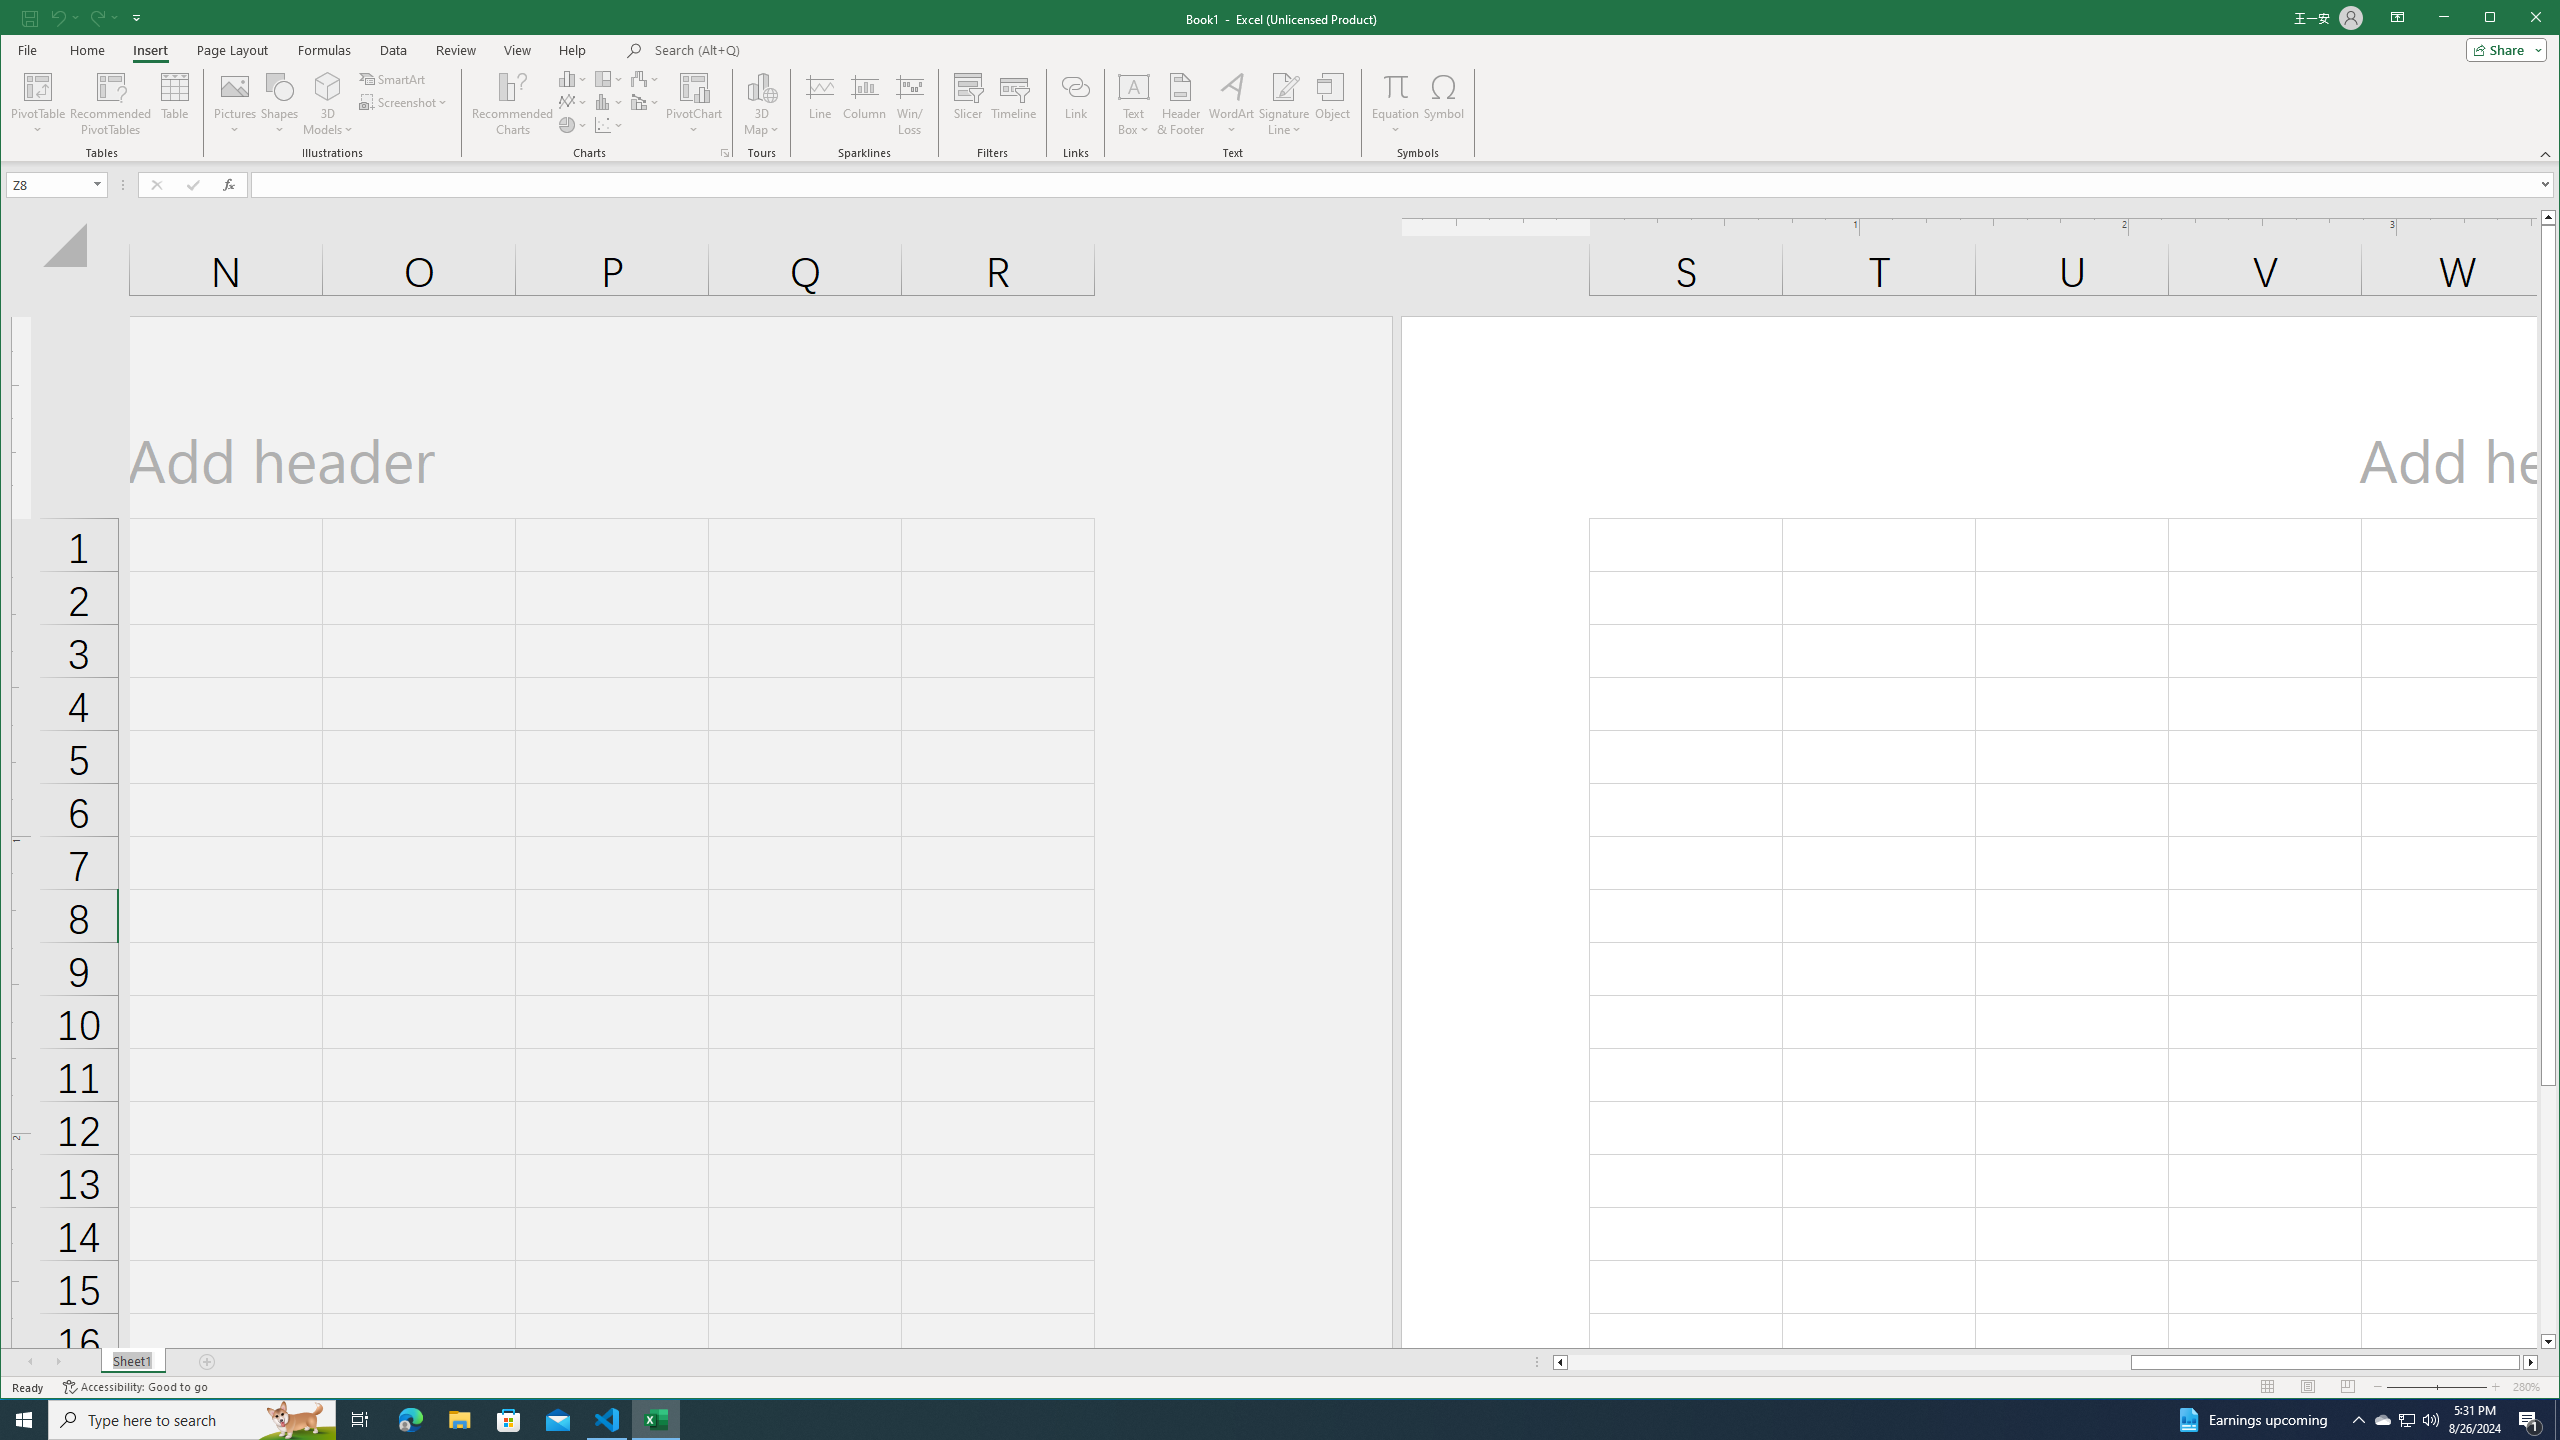 Image resolution: width=2560 pixels, height=1440 pixels. Describe the element at coordinates (644, 78) in the screenshot. I see `'Insert Waterfall, Funnel, Stock, Surface, or Radar Chart'` at that location.